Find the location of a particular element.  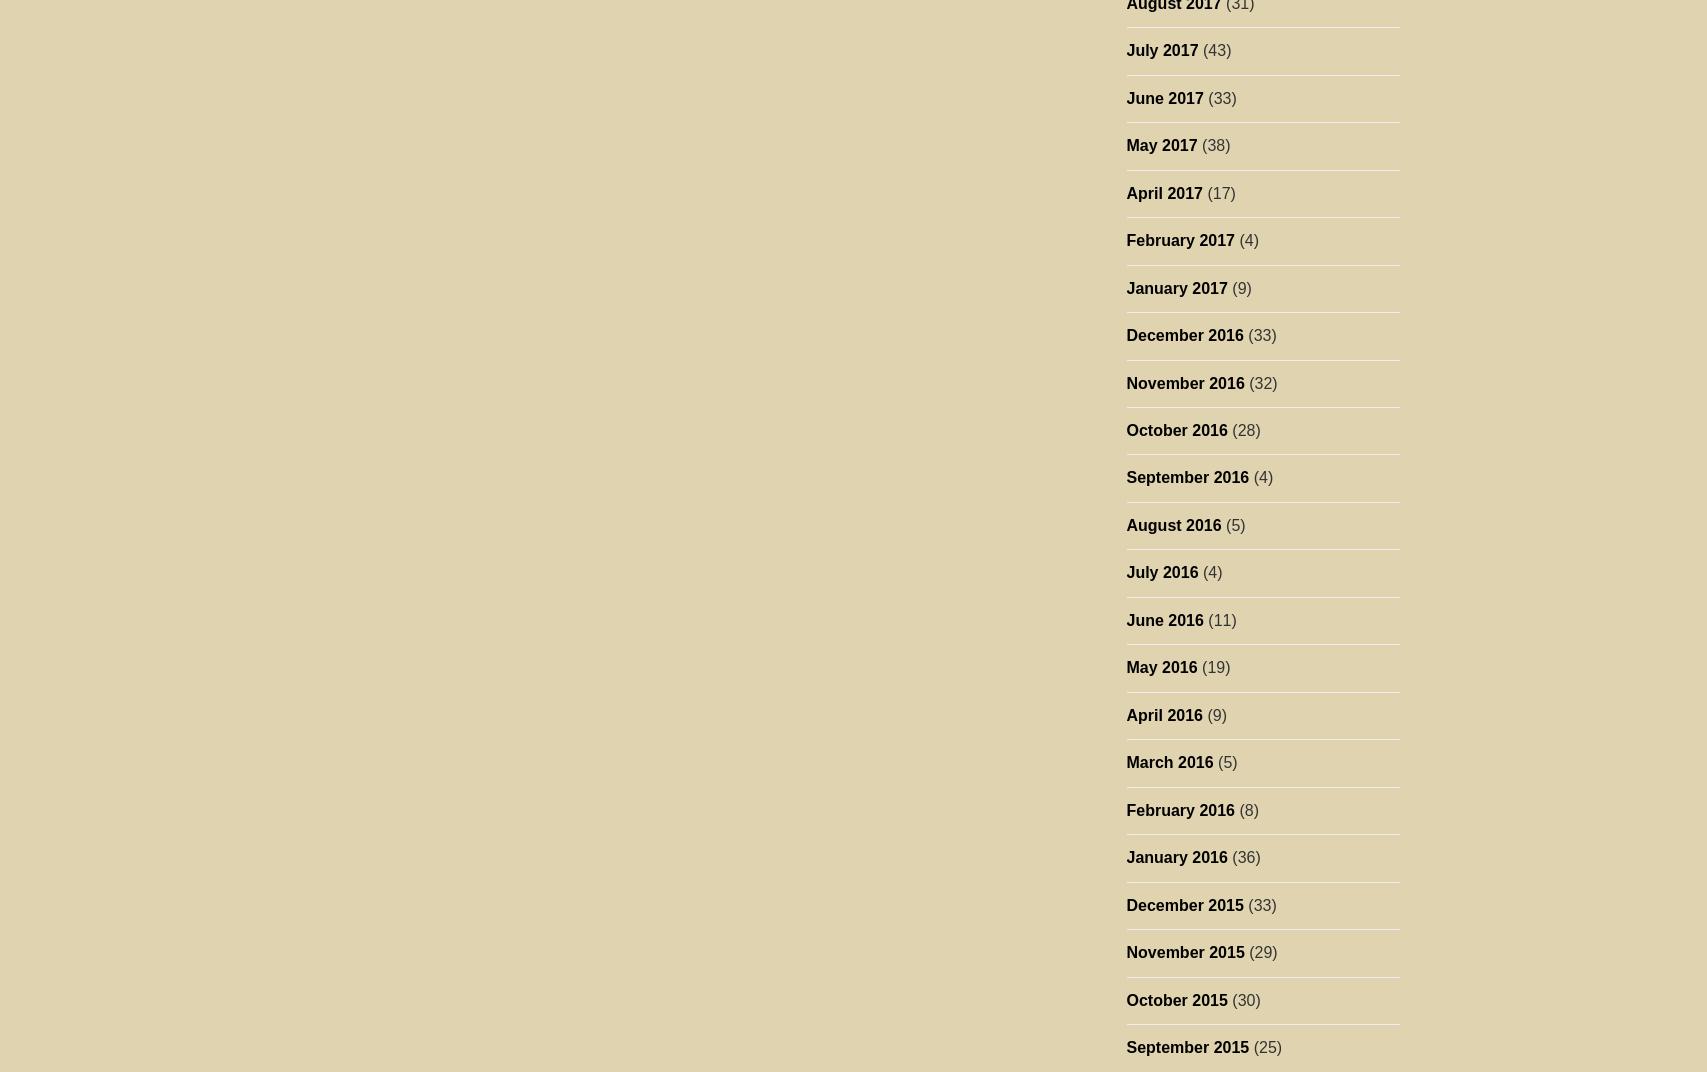

'November 2015' is located at coordinates (1124, 951).